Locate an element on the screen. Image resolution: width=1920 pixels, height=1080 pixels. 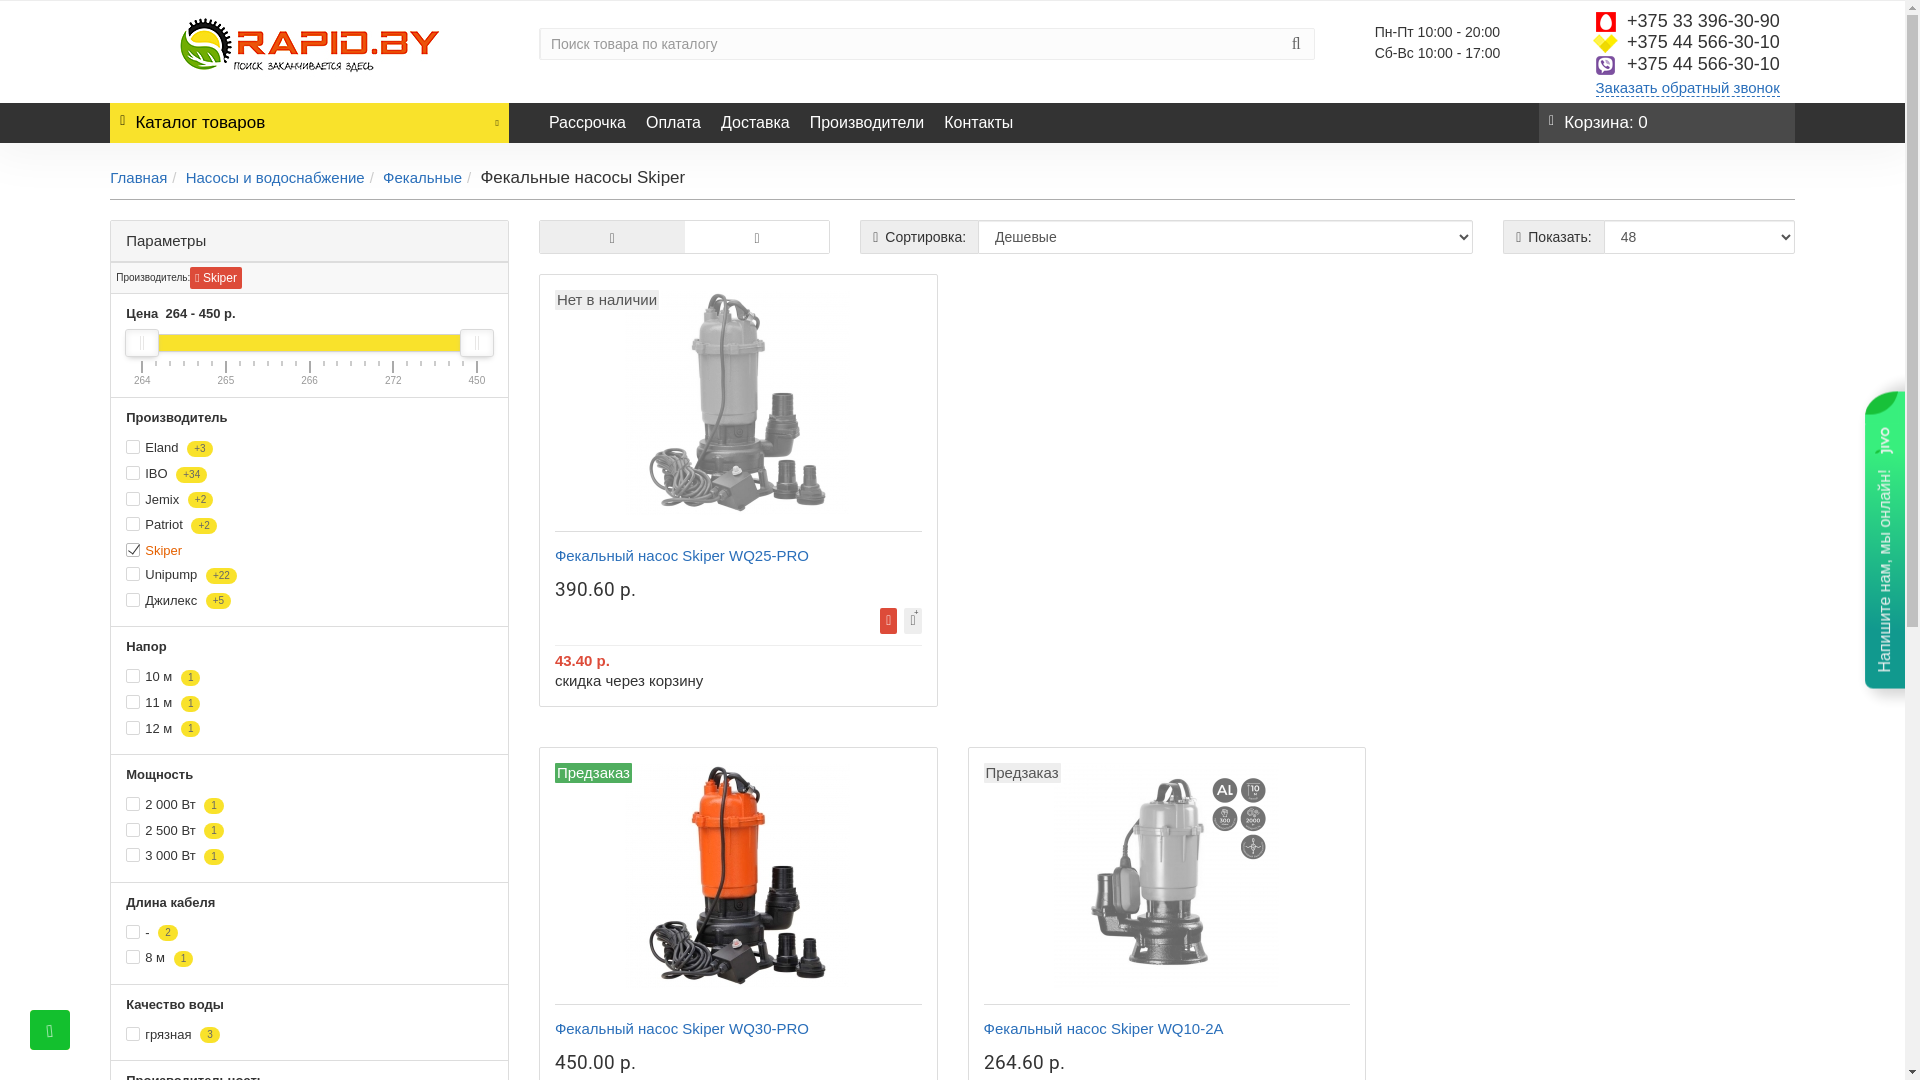
'Rapid.by' is located at coordinates (309, 45).